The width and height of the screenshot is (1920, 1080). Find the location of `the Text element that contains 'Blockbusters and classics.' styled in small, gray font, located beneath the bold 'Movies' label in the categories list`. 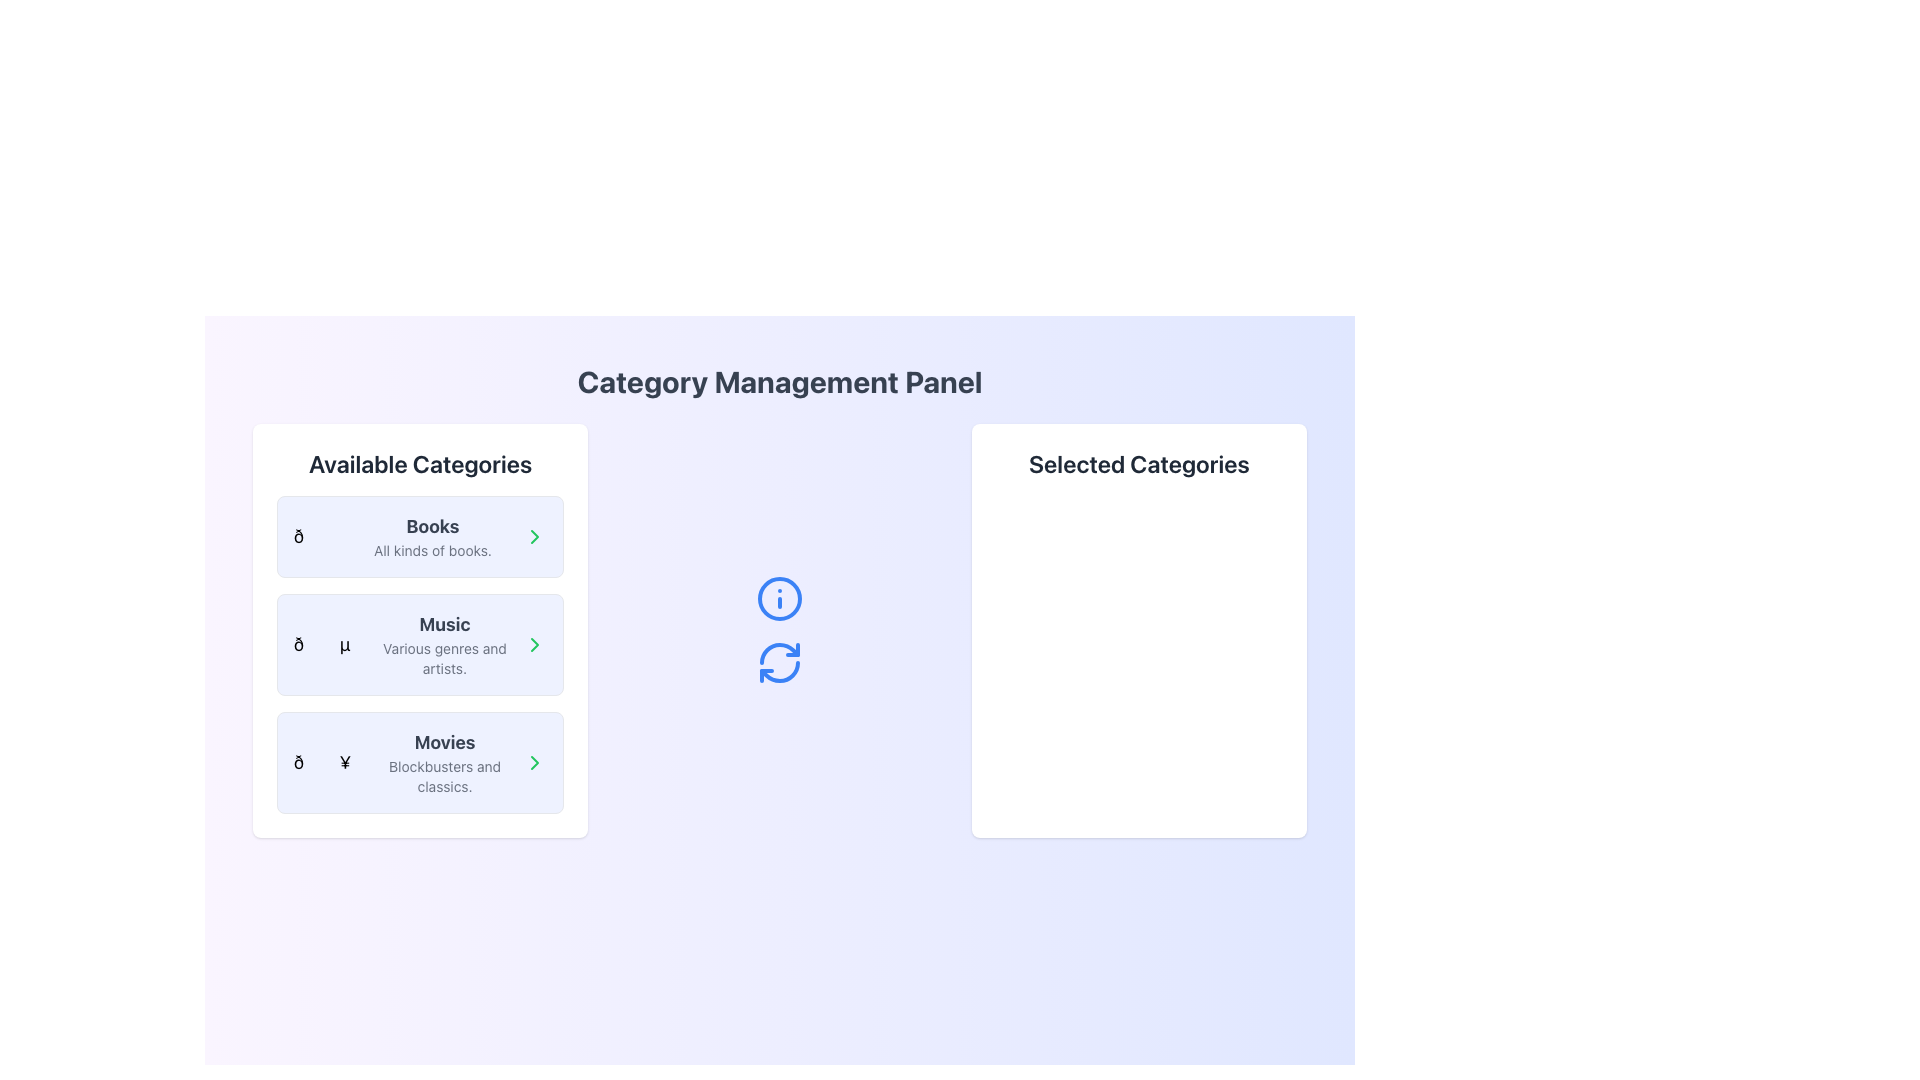

the Text element that contains 'Blockbusters and classics.' styled in small, gray font, located beneath the bold 'Movies' label in the categories list is located at coordinates (444, 775).